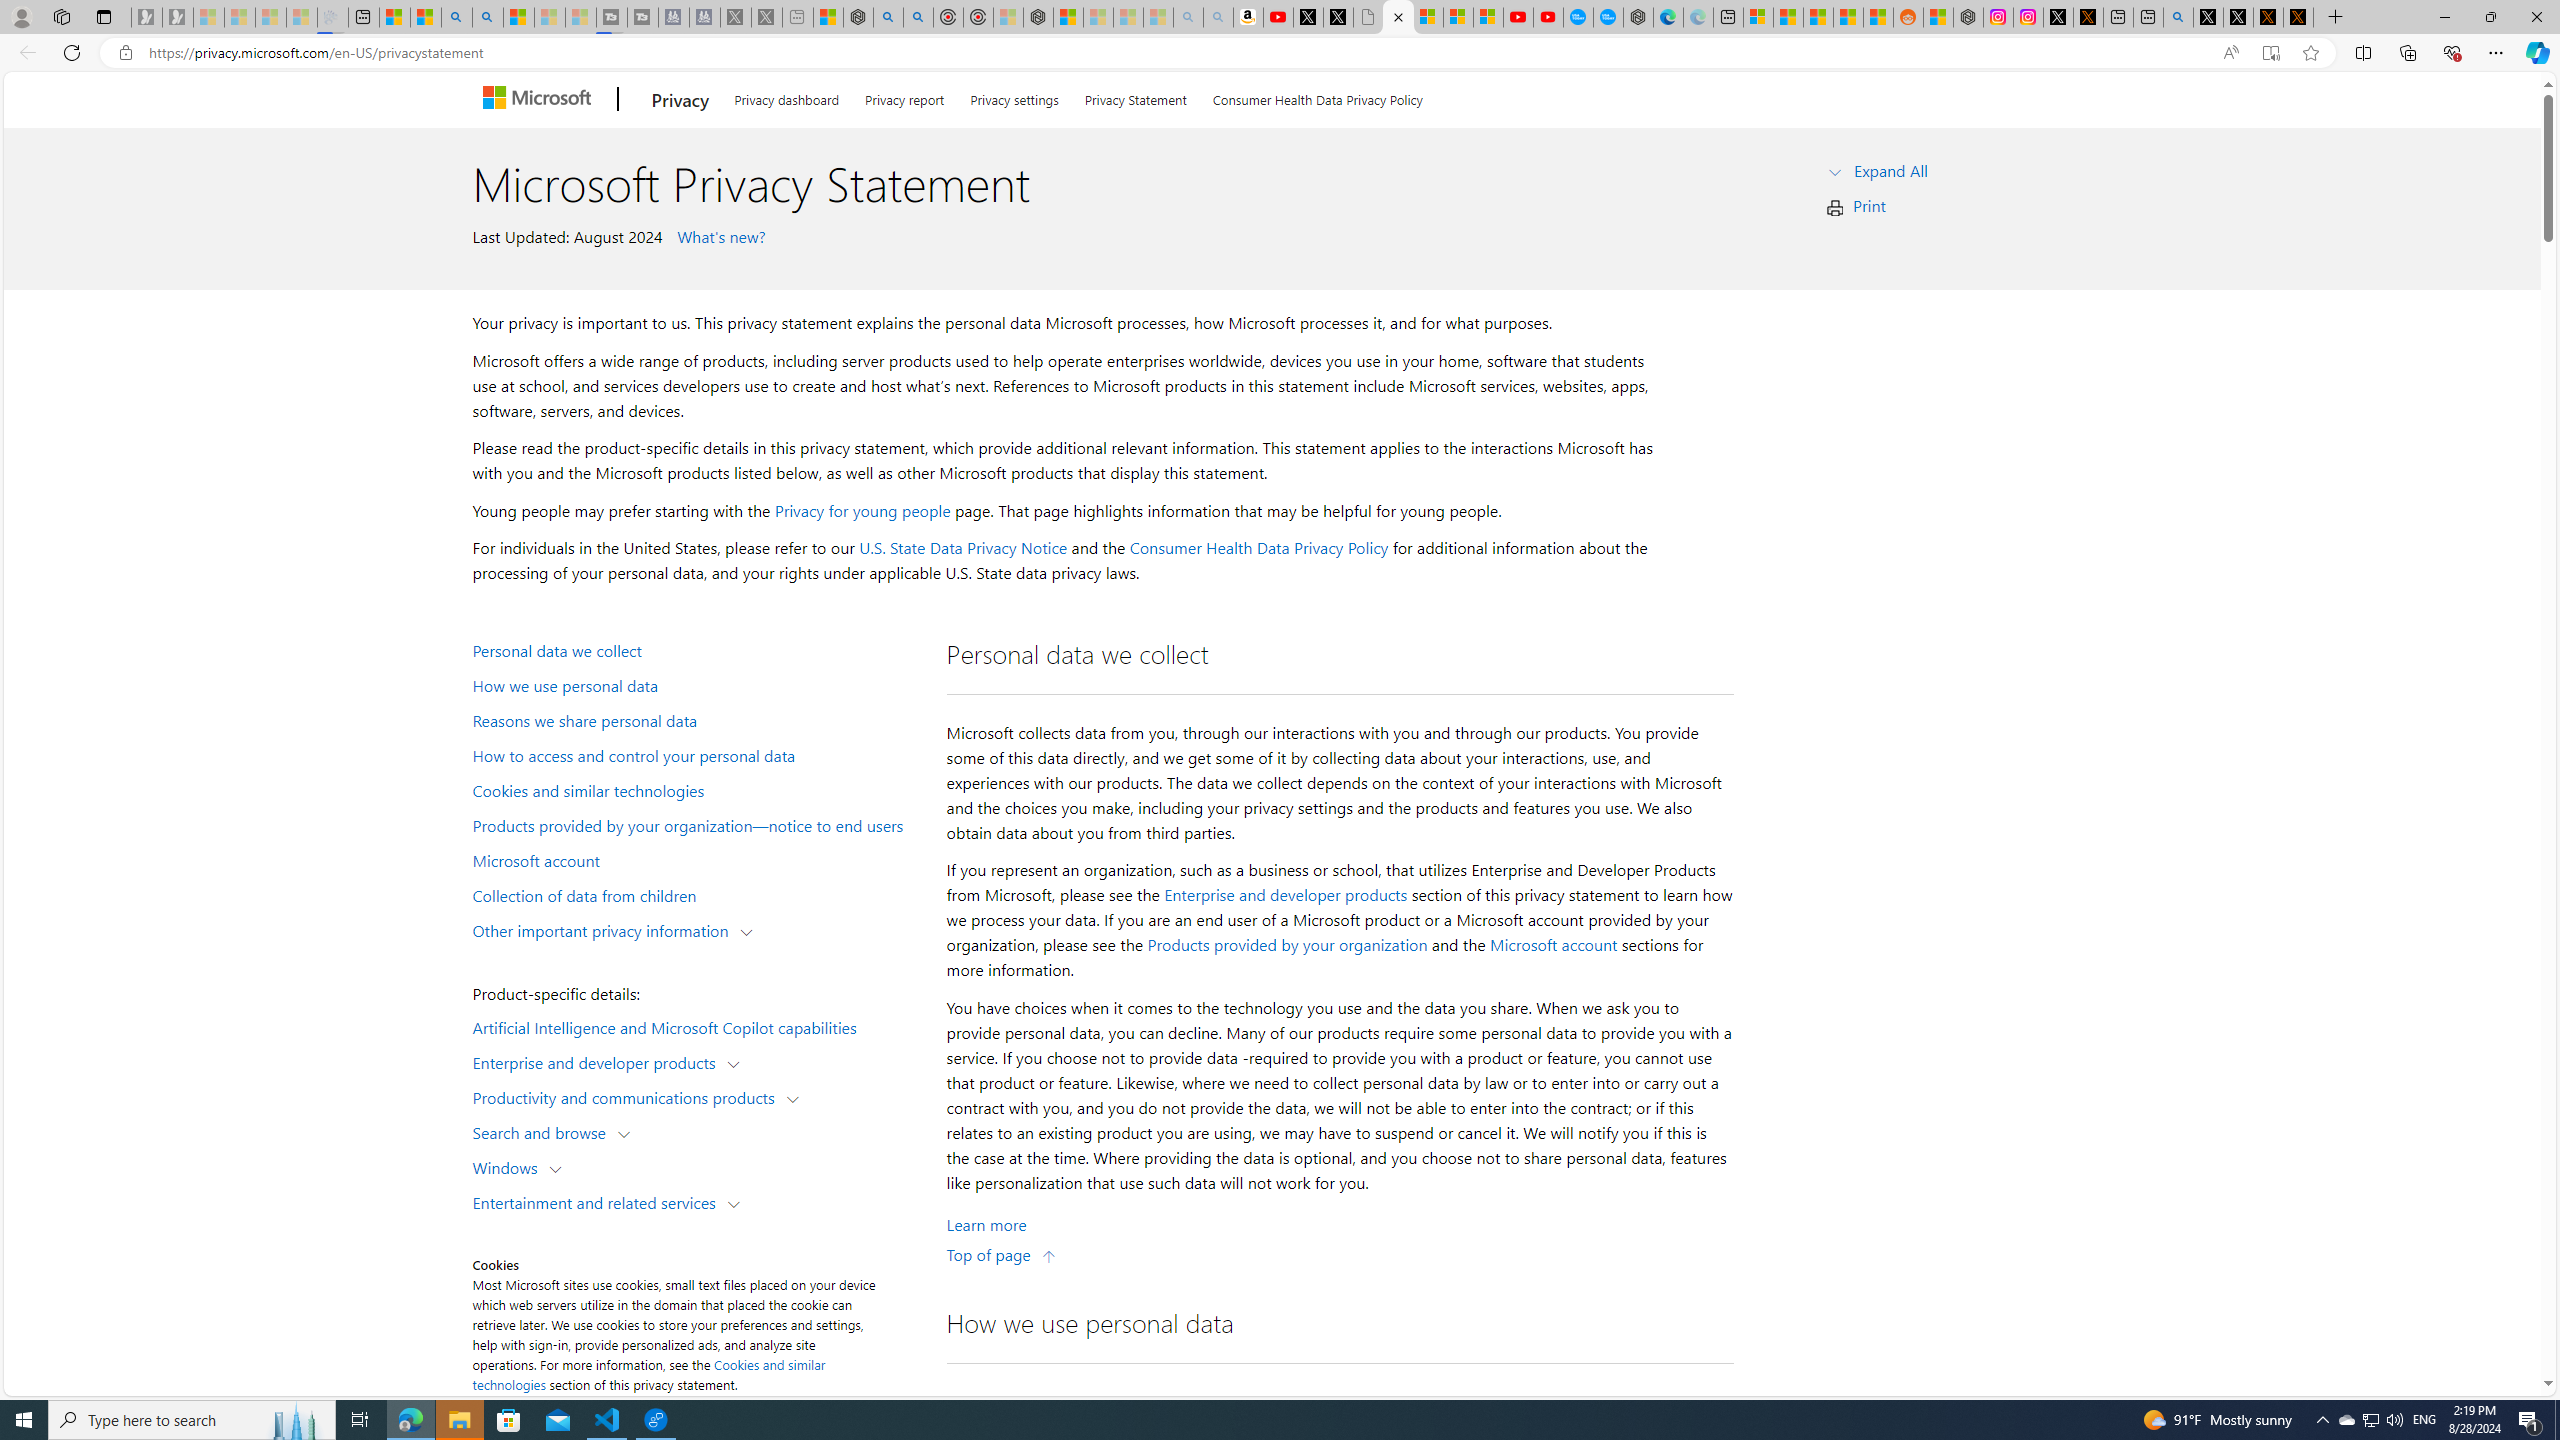  What do you see at coordinates (1870, 204) in the screenshot?
I see `'Print'` at bounding box center [1870, 204].